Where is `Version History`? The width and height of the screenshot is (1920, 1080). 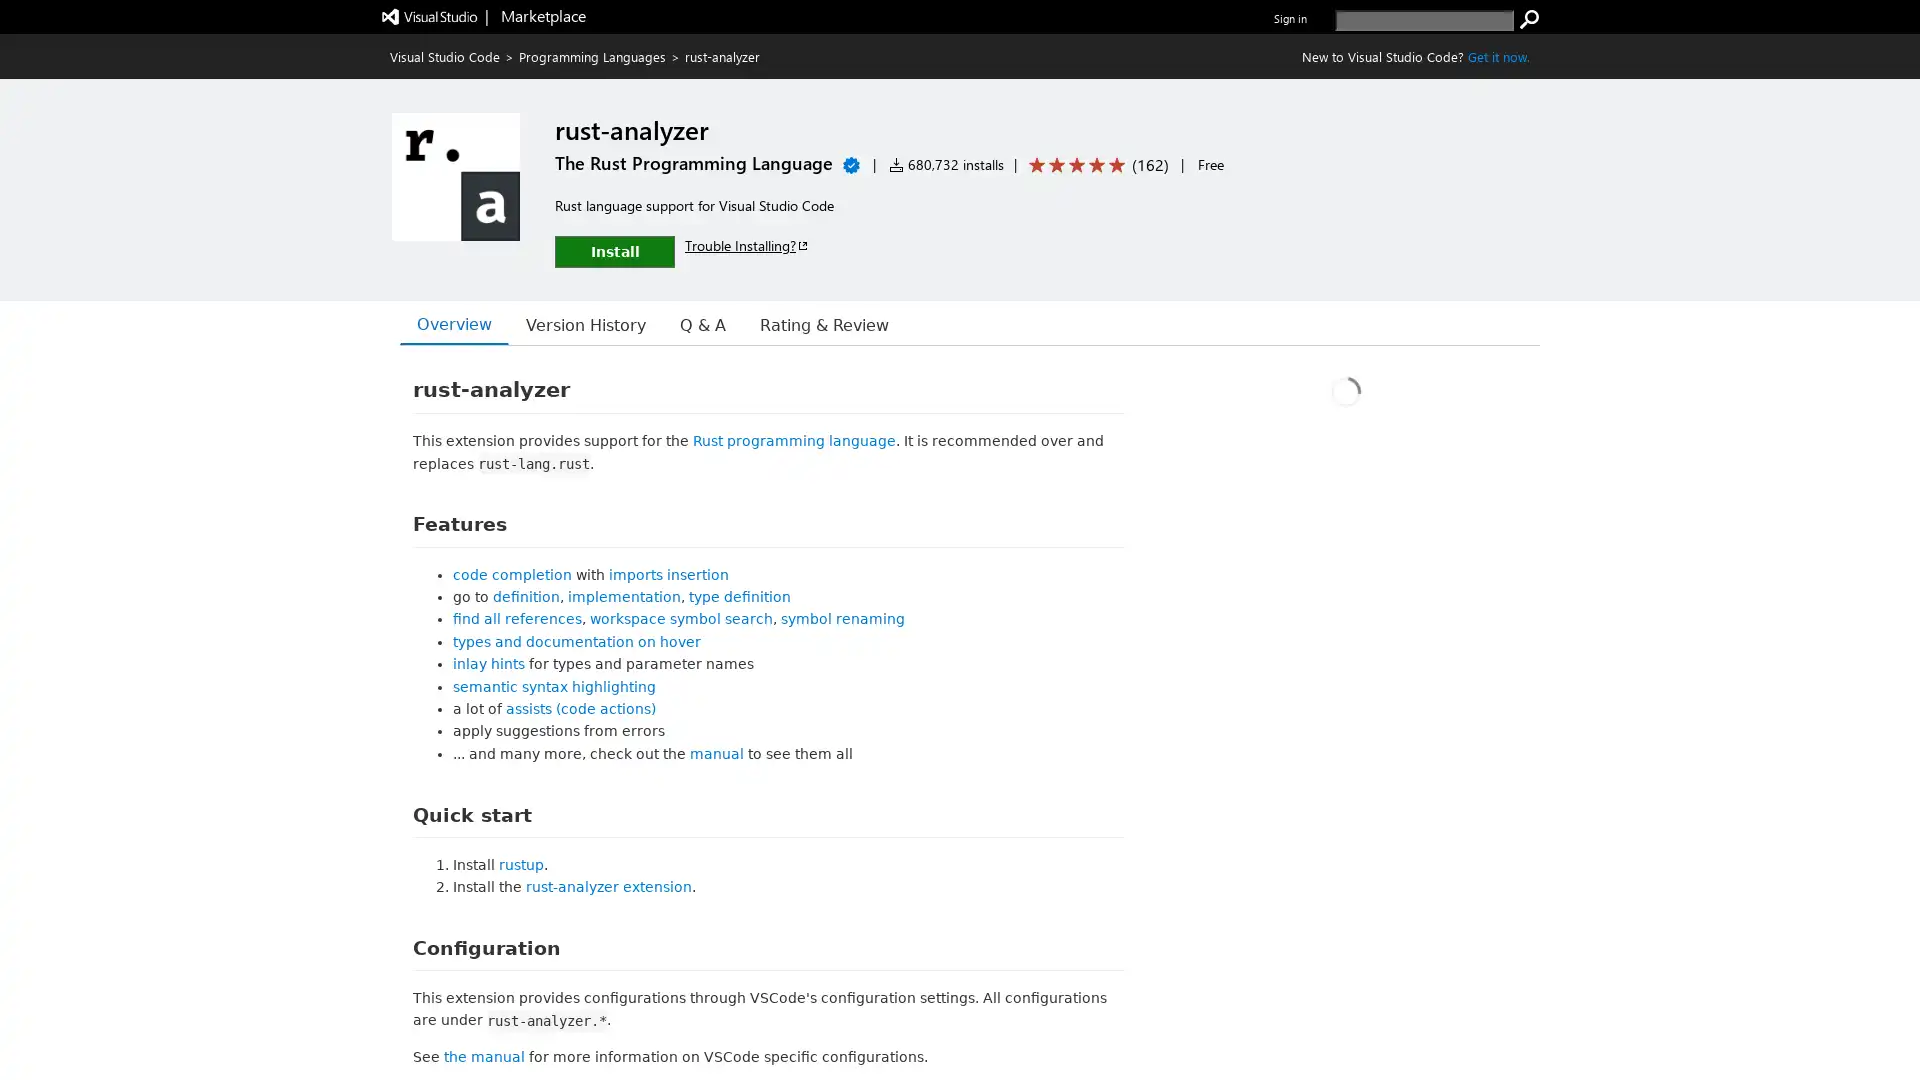 Version History is located at coordinates (568, 323).